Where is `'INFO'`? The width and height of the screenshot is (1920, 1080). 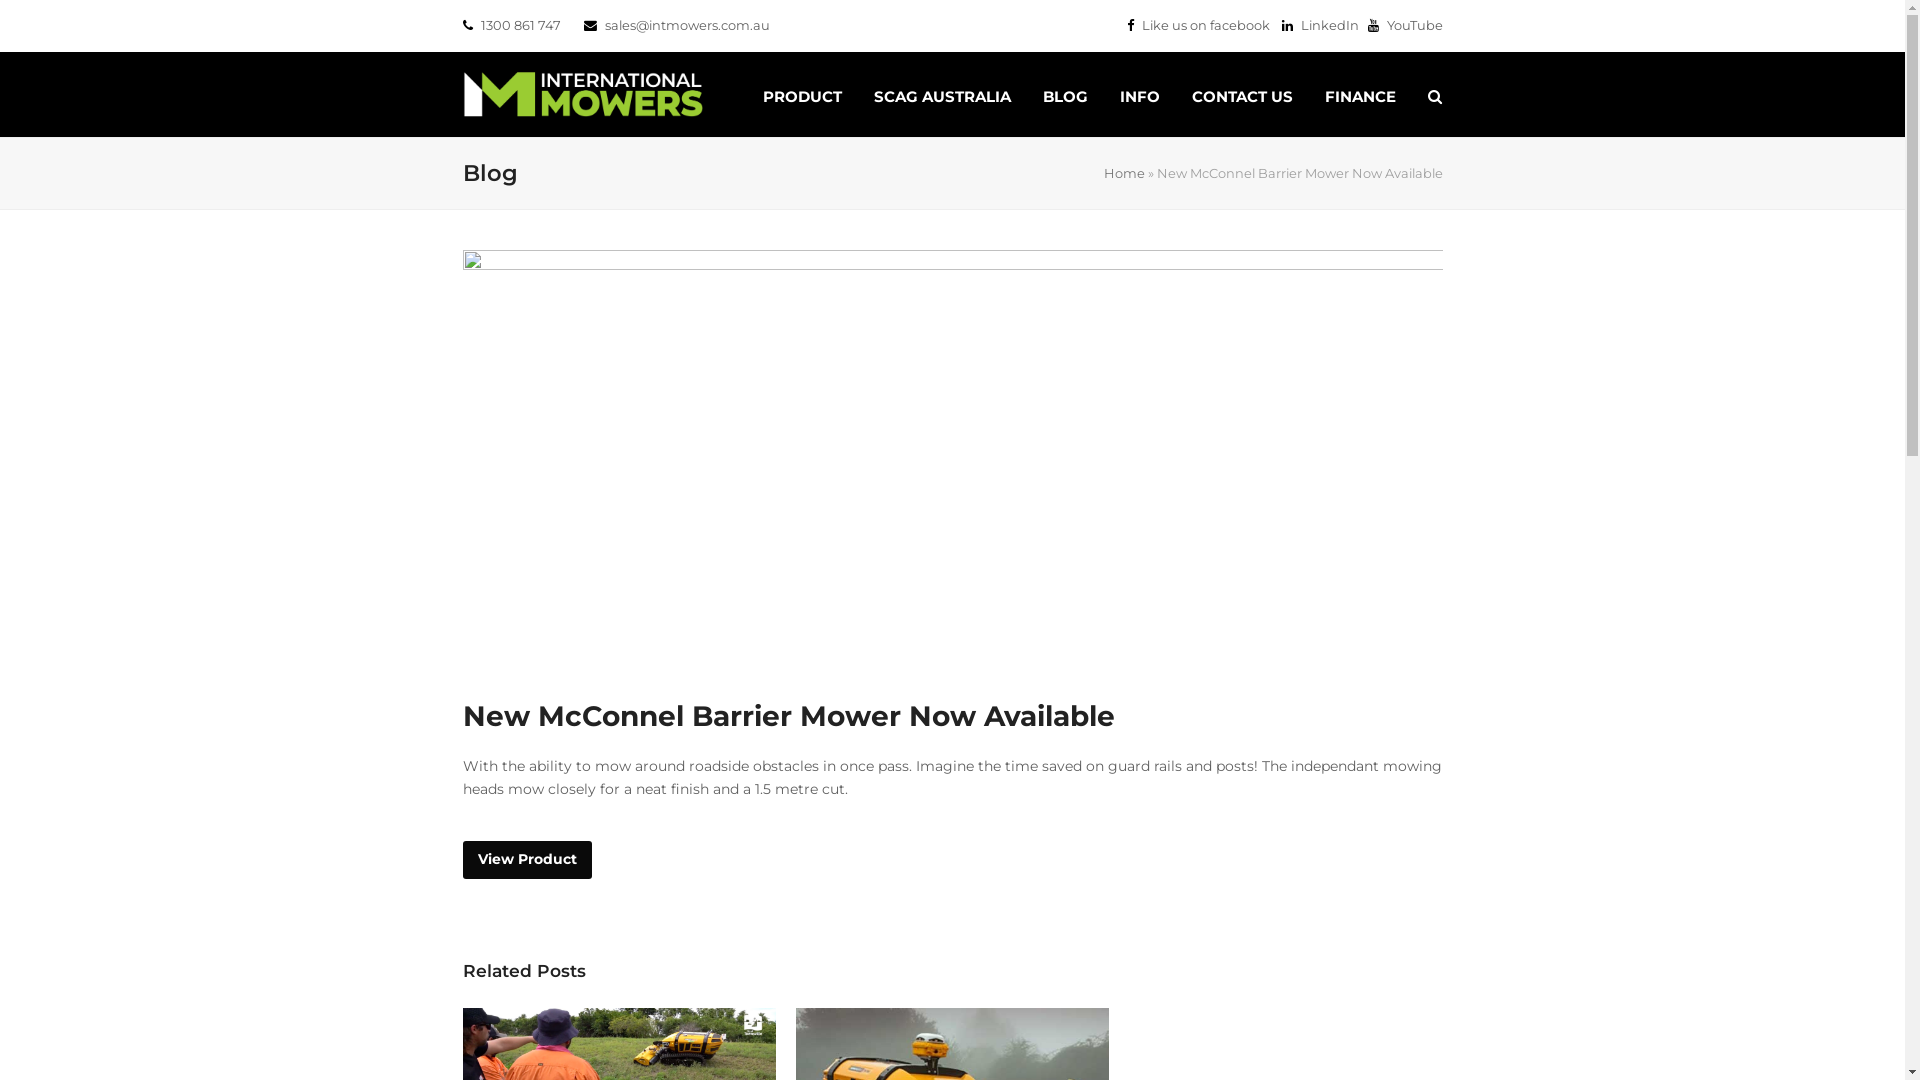 'INFO' is located at coordinates (1140, 93).